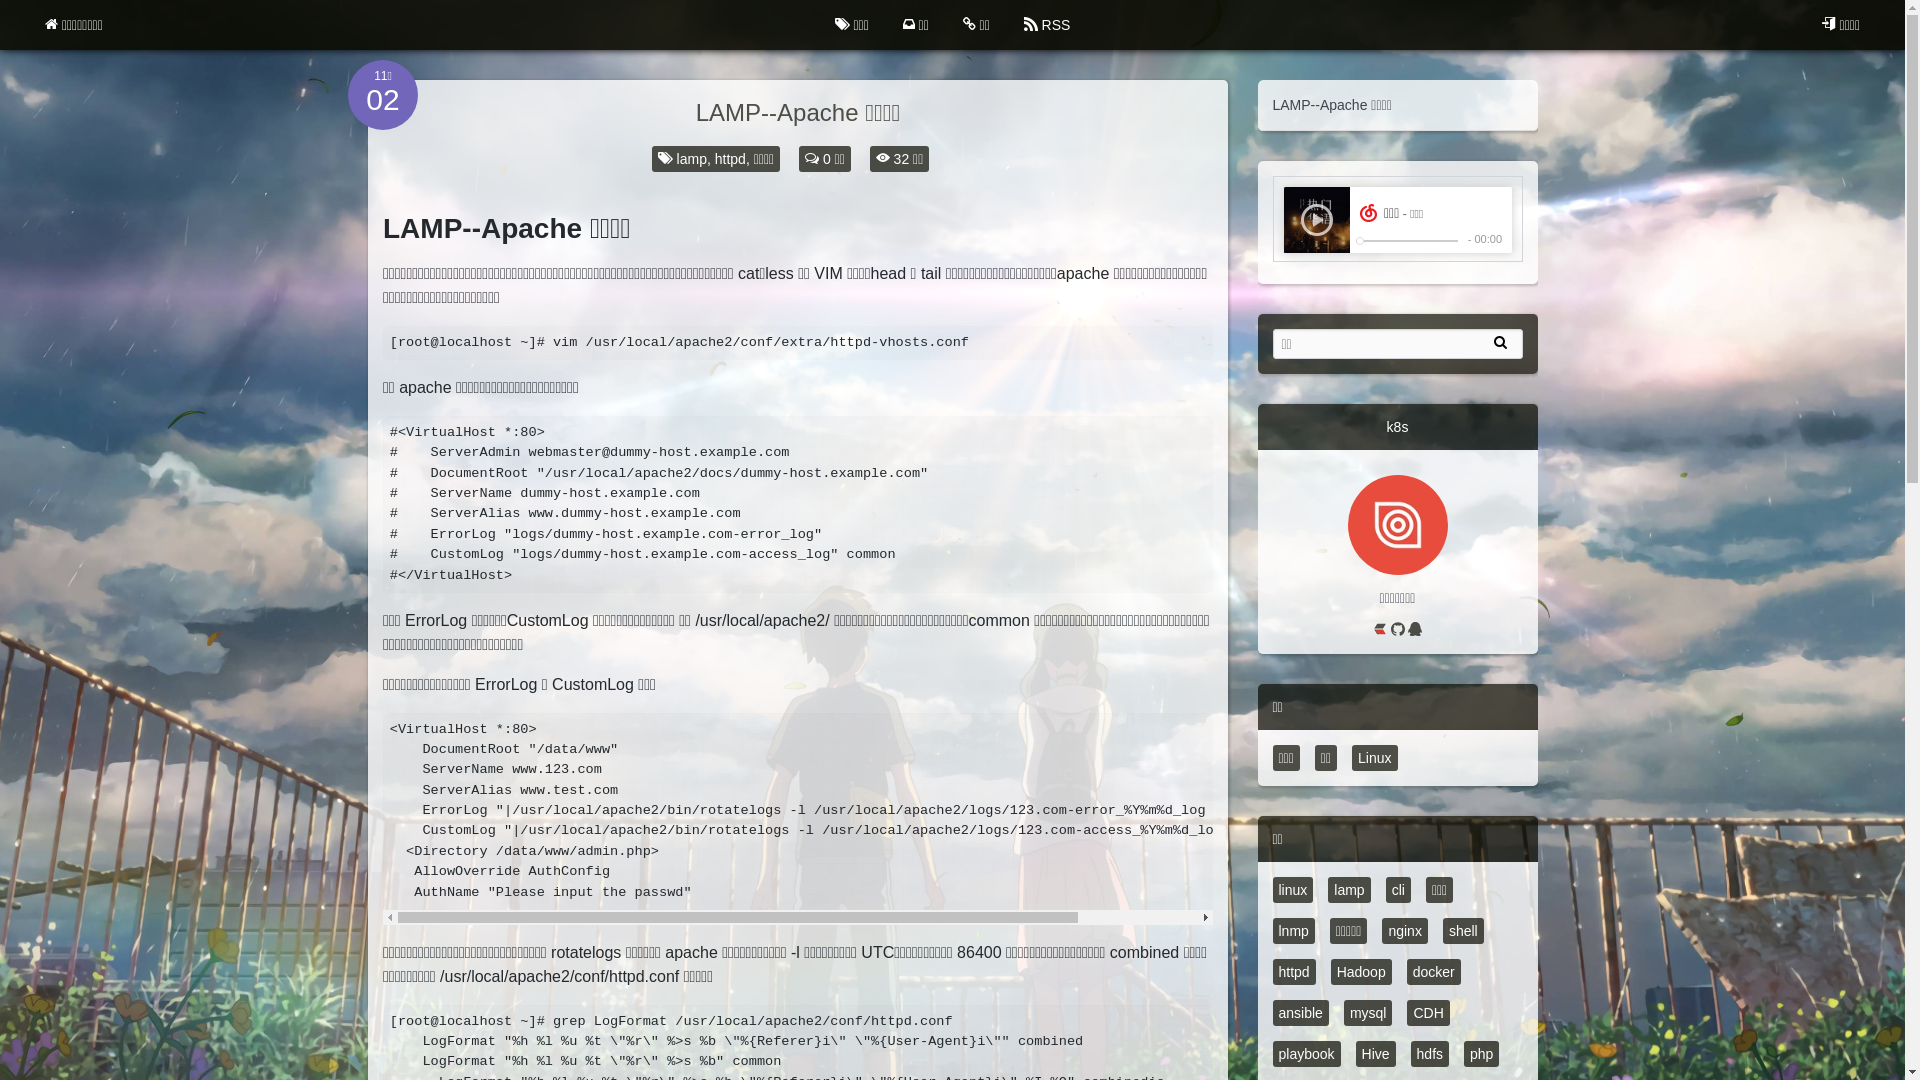 Image resolution: width=1920 pixels, height=1080 pixels. Describe the element at coordinates (1481, 1052) in the screenshot. I see `'php'` at that location.